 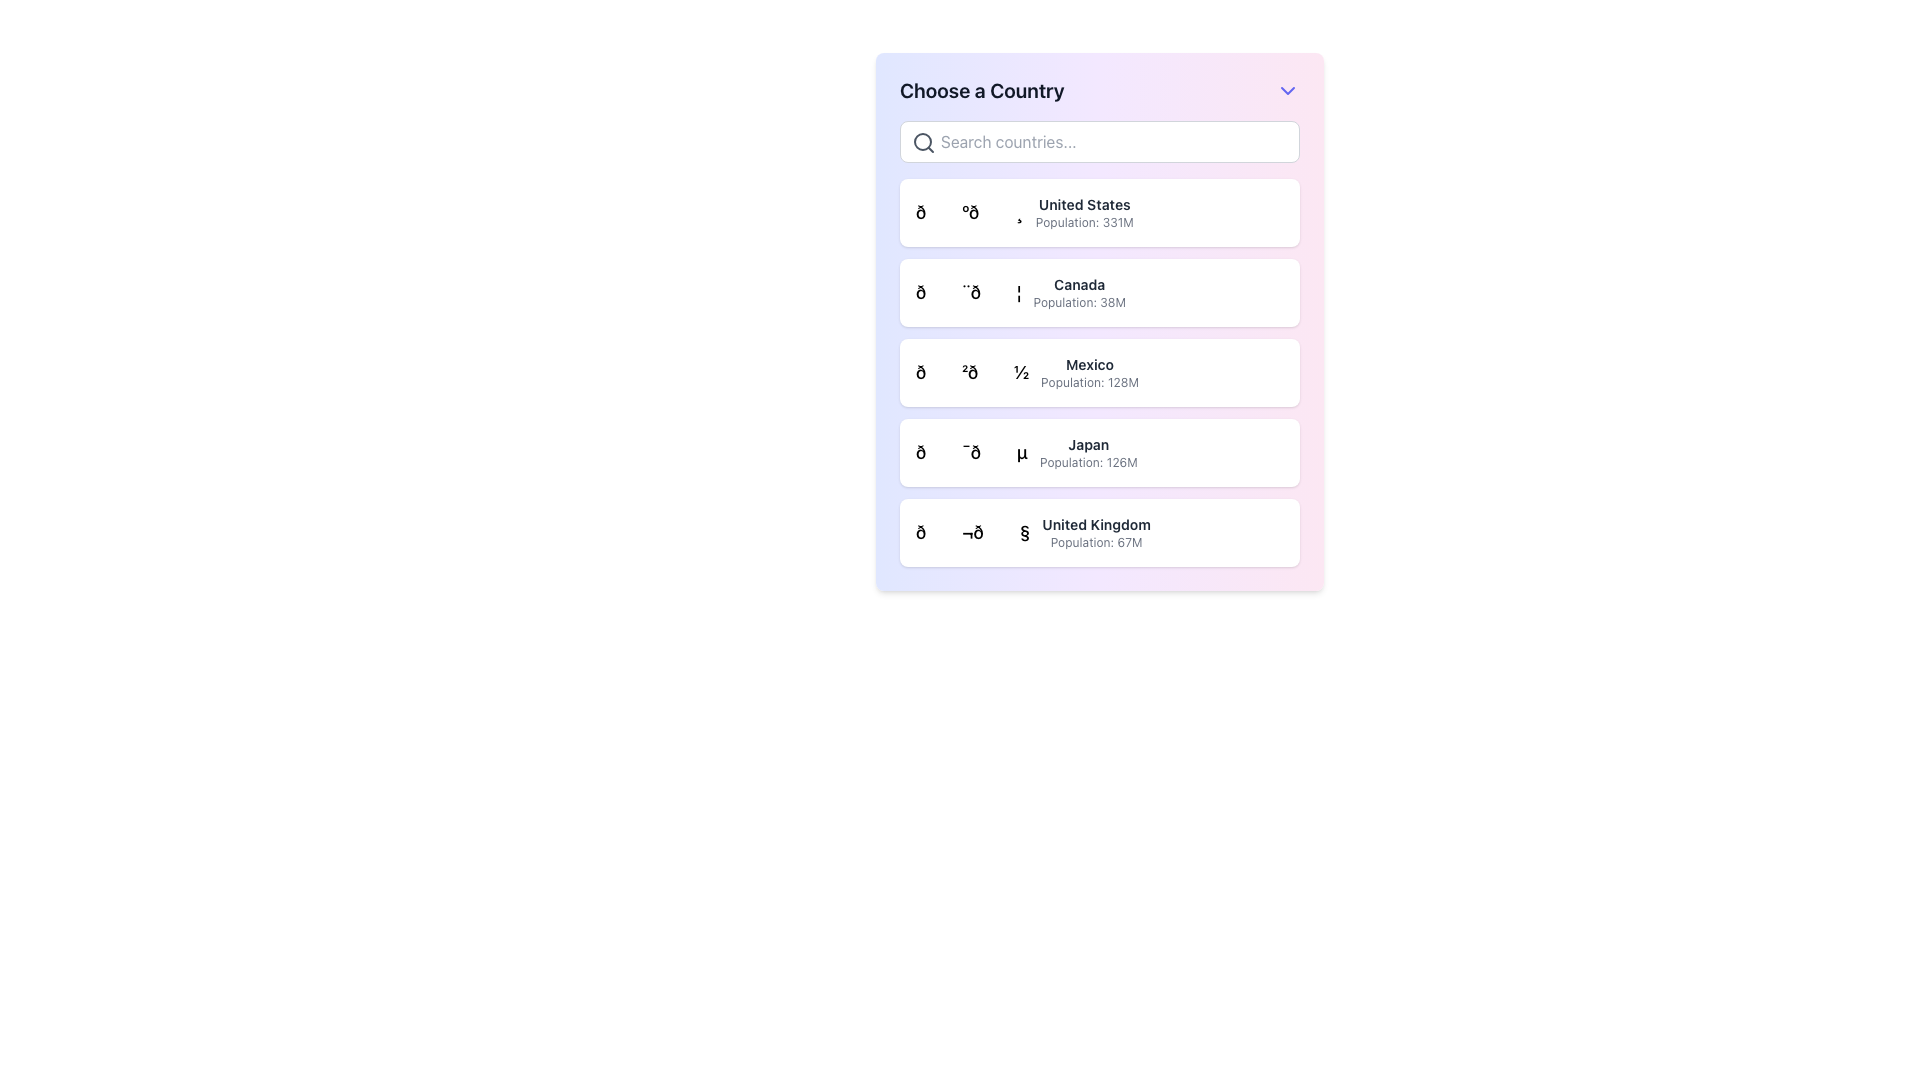 What do you see at coordinates (968, 293) in the screenshot?
I see `the flag emoji icon representing 'ð~~¨ð~~¦', located to the left of the text 'Canada Population: 38M' in the list item` at bounding box center [968, 293].